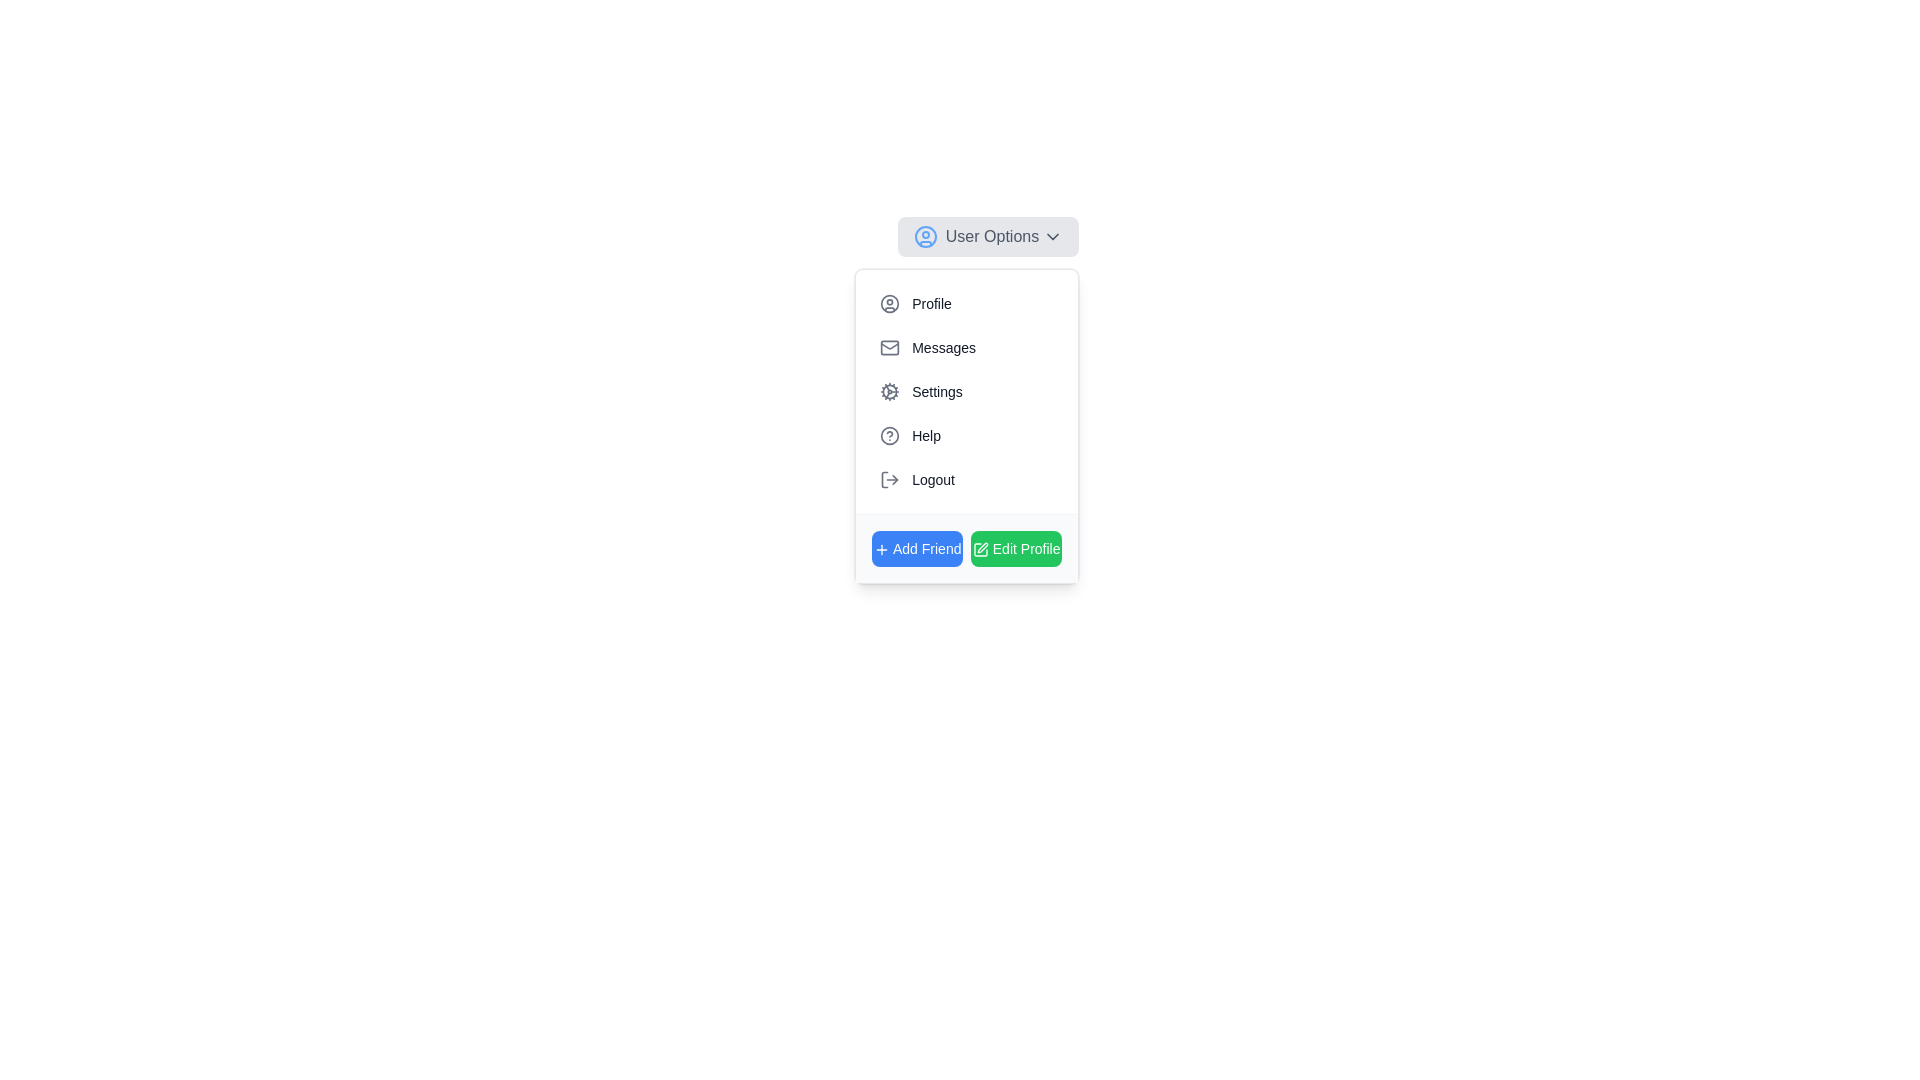 The image size is (1920, 1080). What do you see at coordinates (889, 304) in the screenshot?
I see `the 'Profile' menu item associated with the user profile icon, which is a small circular icon with a gray outline located in the first menu option of the 'User Options' dropdown` at bounding box center [889, 304].